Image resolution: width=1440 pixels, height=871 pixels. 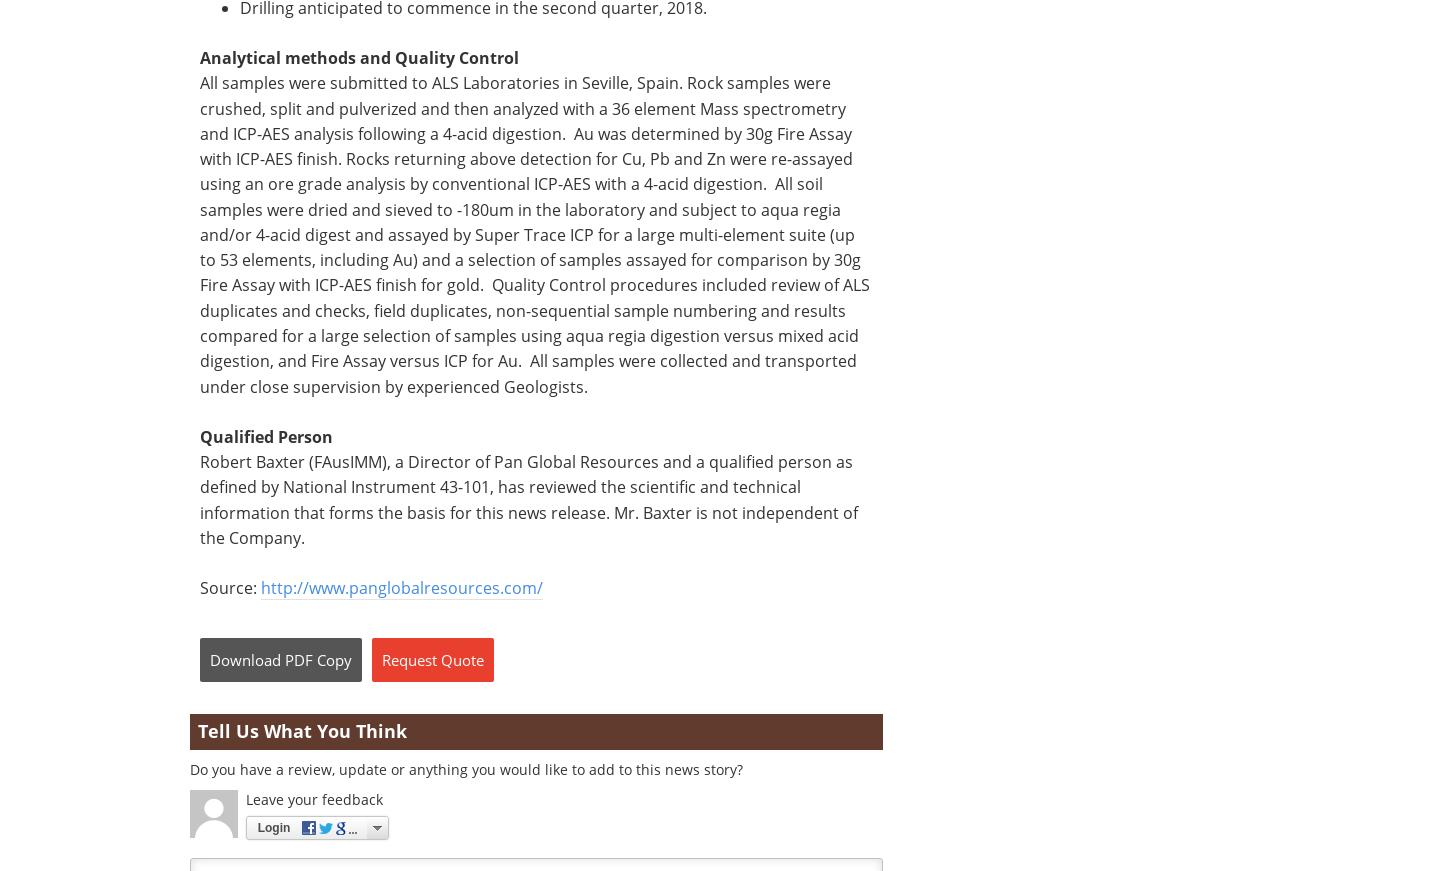 What do you see at coordinates (302, 731) in the screenshot?
I see `'Tell Us What You Think'` at bounding box center [302, 731].